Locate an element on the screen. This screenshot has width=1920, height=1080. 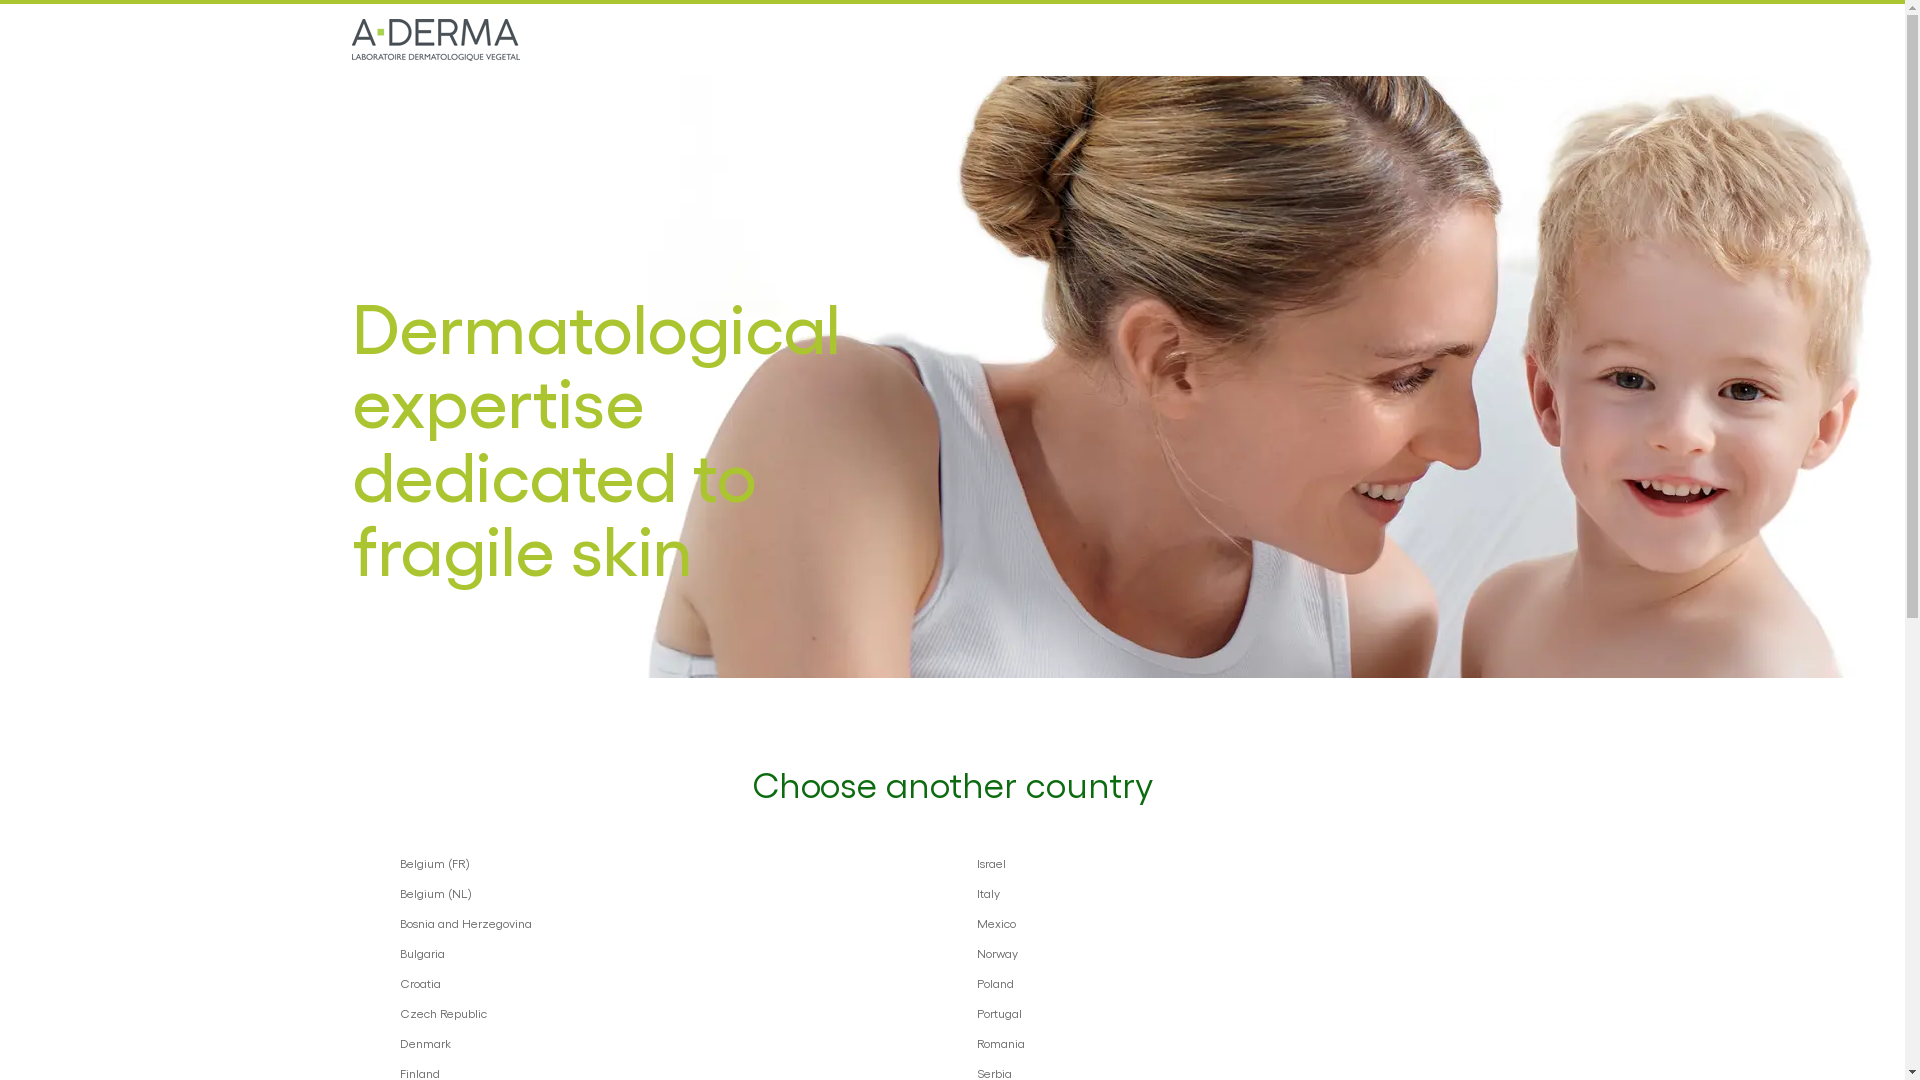
'Croatia' is located at coordinates (664, 982).